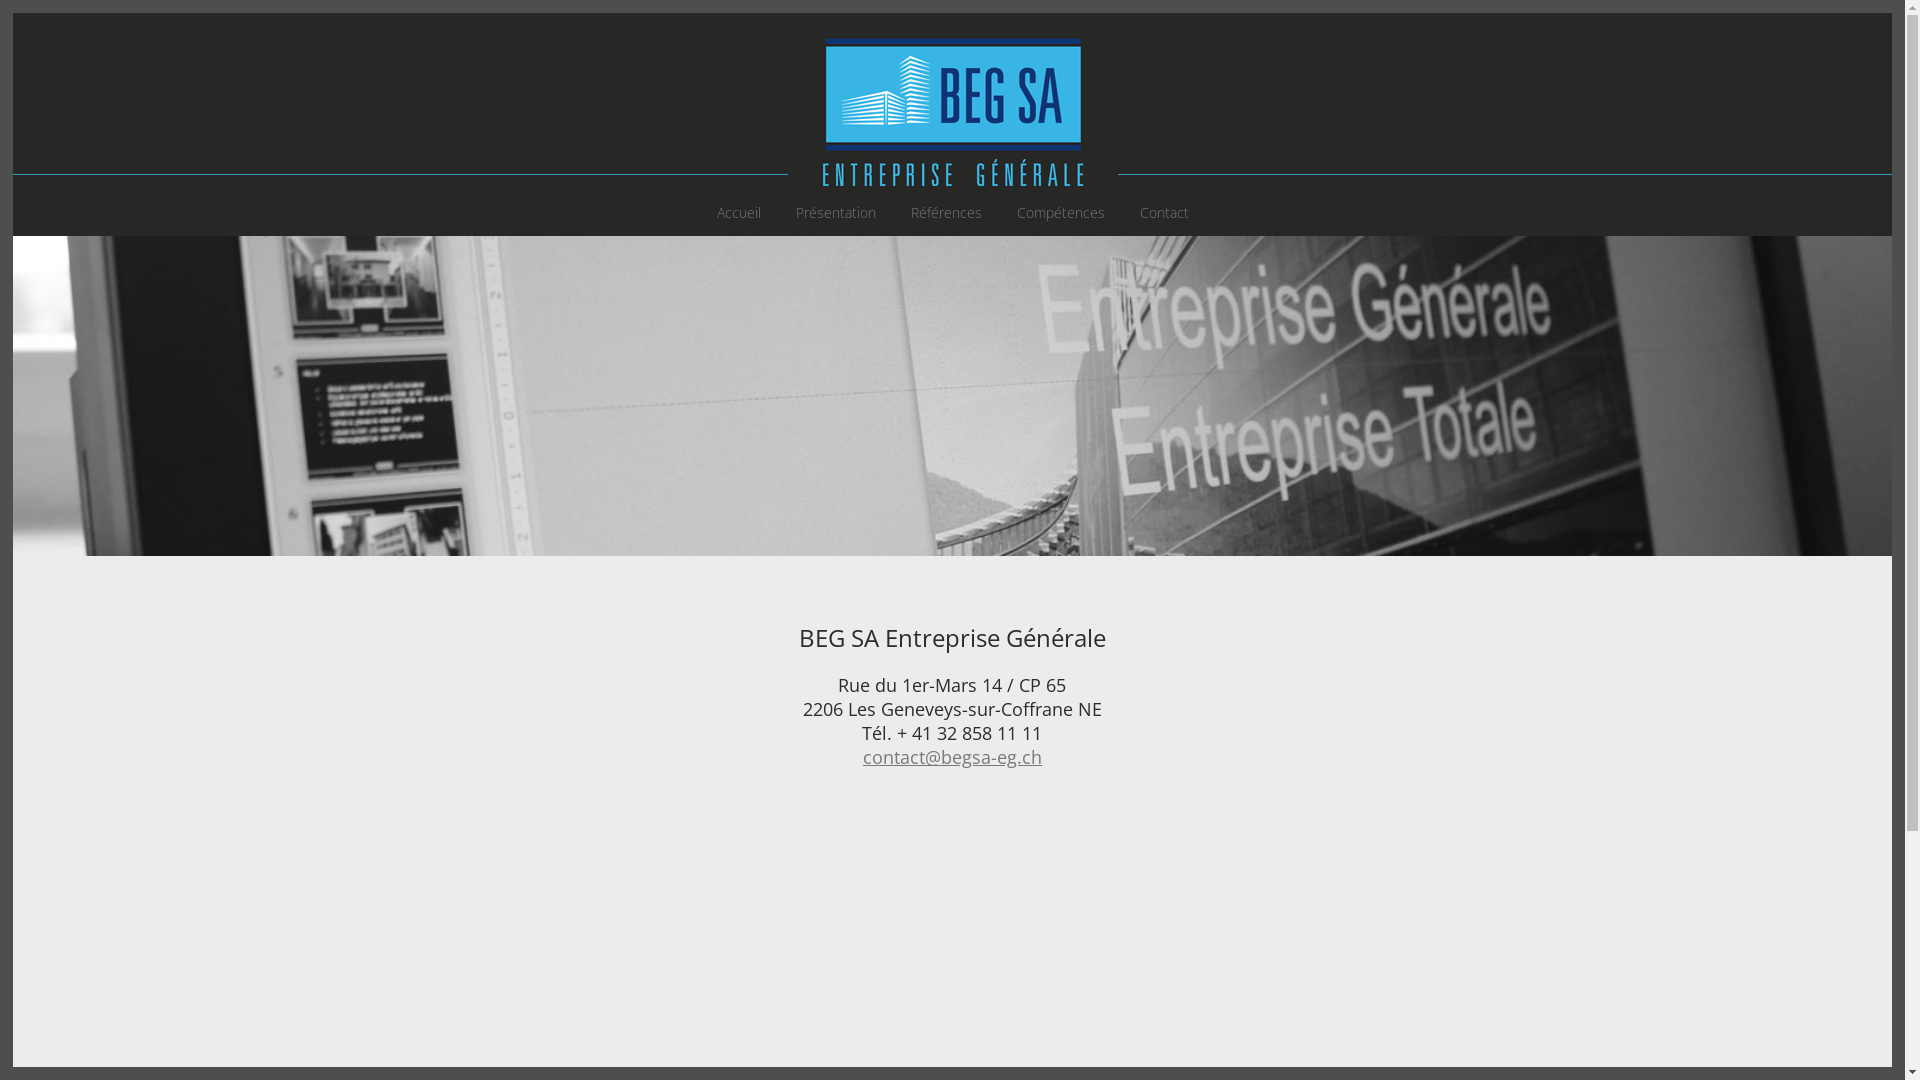  Describe the element at coordinates (1164, 212) in the screenshot. I see `'Contact'` at that location.